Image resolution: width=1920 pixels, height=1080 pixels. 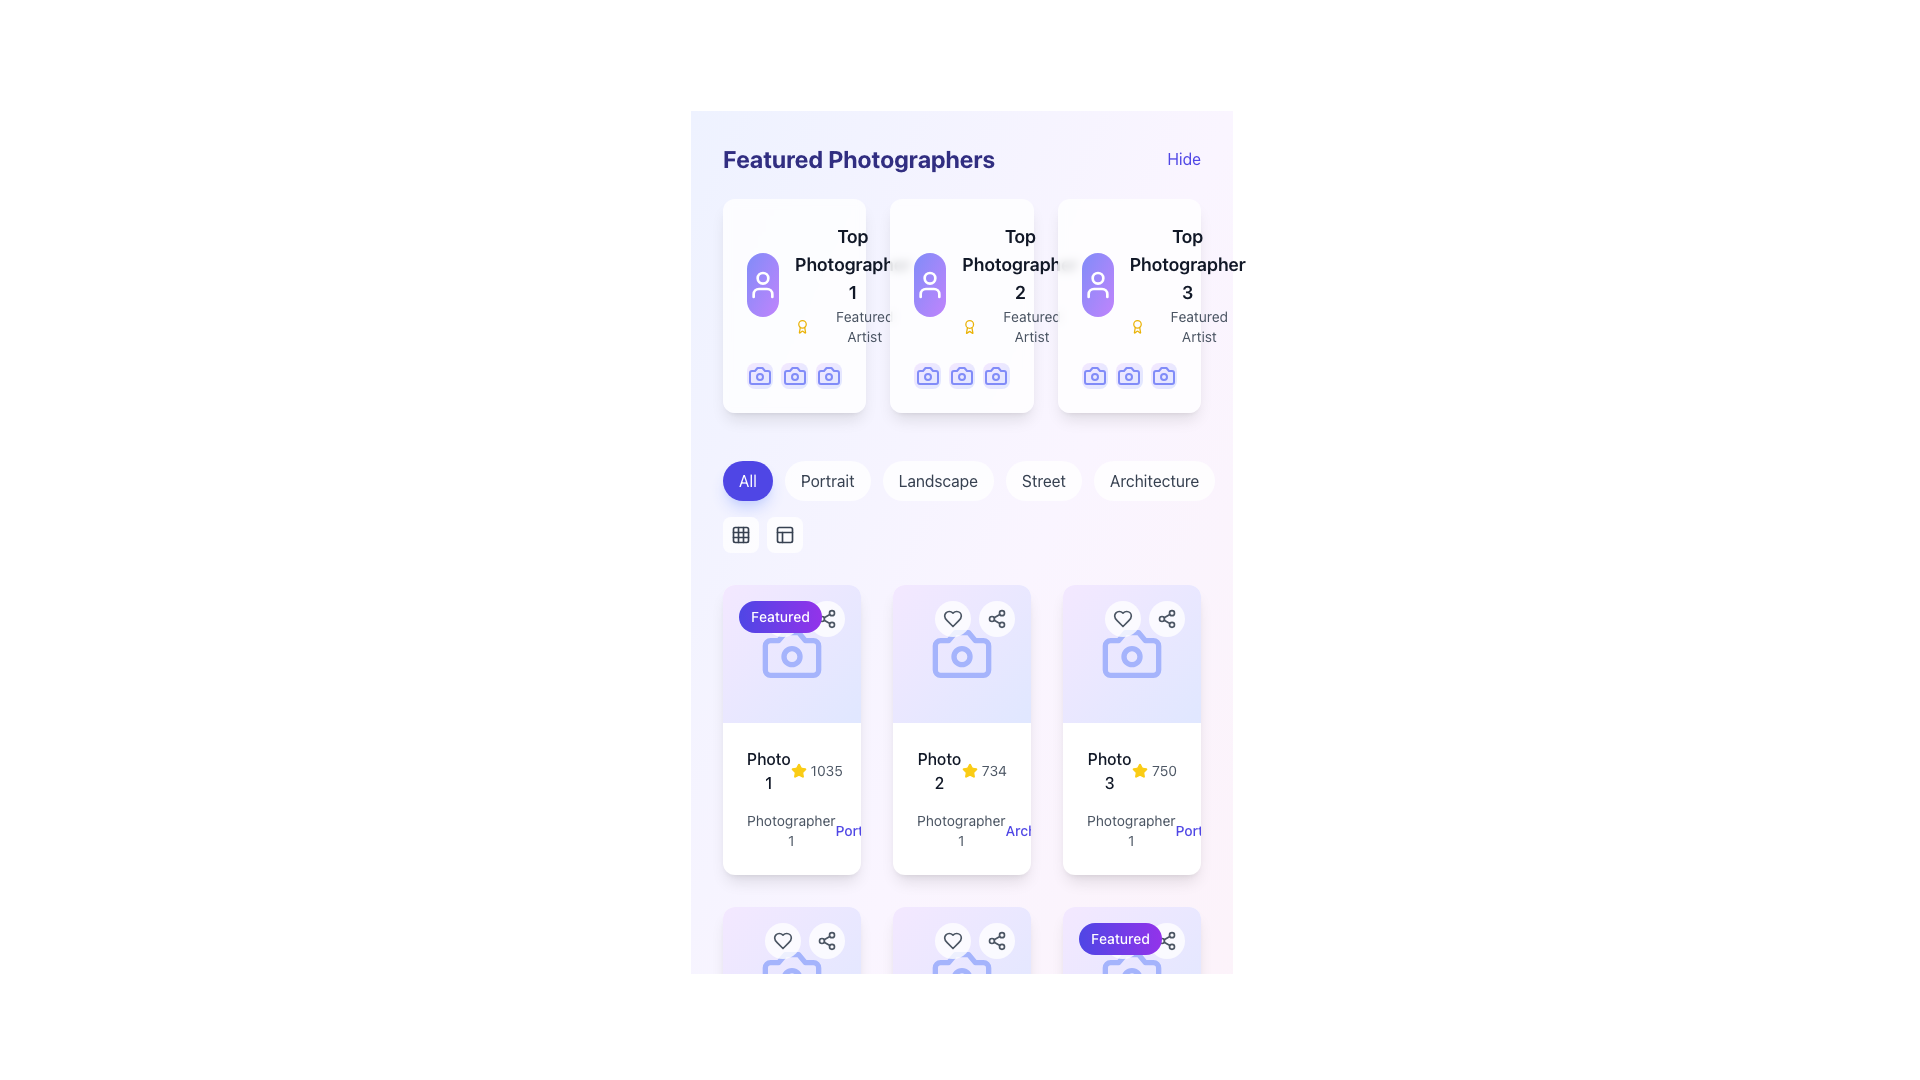 What do you see at coordinates (969, 481) in the screenshot?
I see `keyboard navigation` at bounding box center [969, 481].